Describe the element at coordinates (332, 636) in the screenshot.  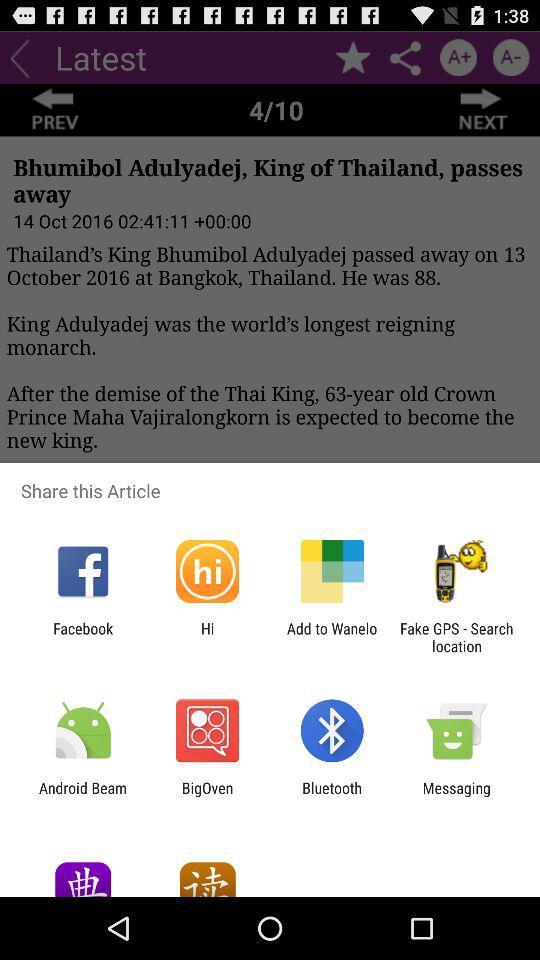
I see `icon next to the fake gps search` at that location.